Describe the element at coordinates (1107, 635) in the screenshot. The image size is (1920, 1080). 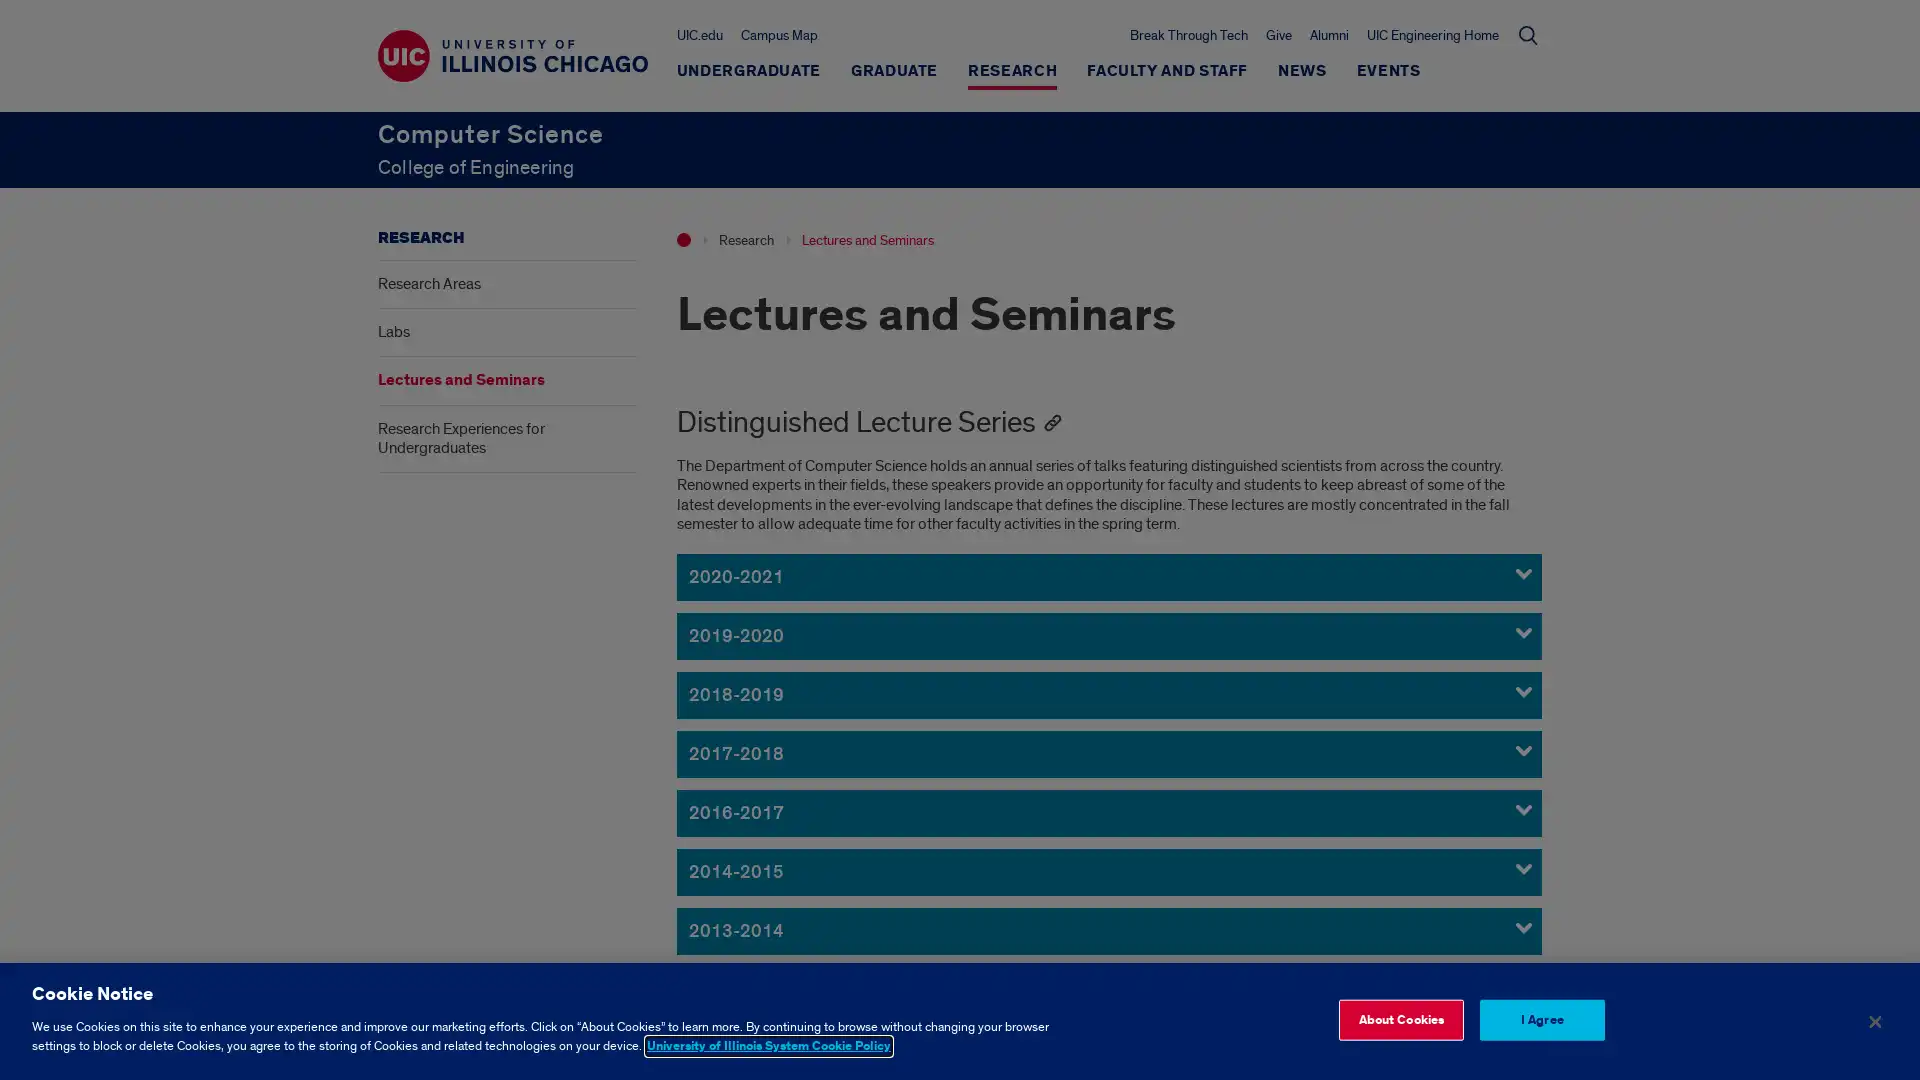
I see `2019-2020` at that location.